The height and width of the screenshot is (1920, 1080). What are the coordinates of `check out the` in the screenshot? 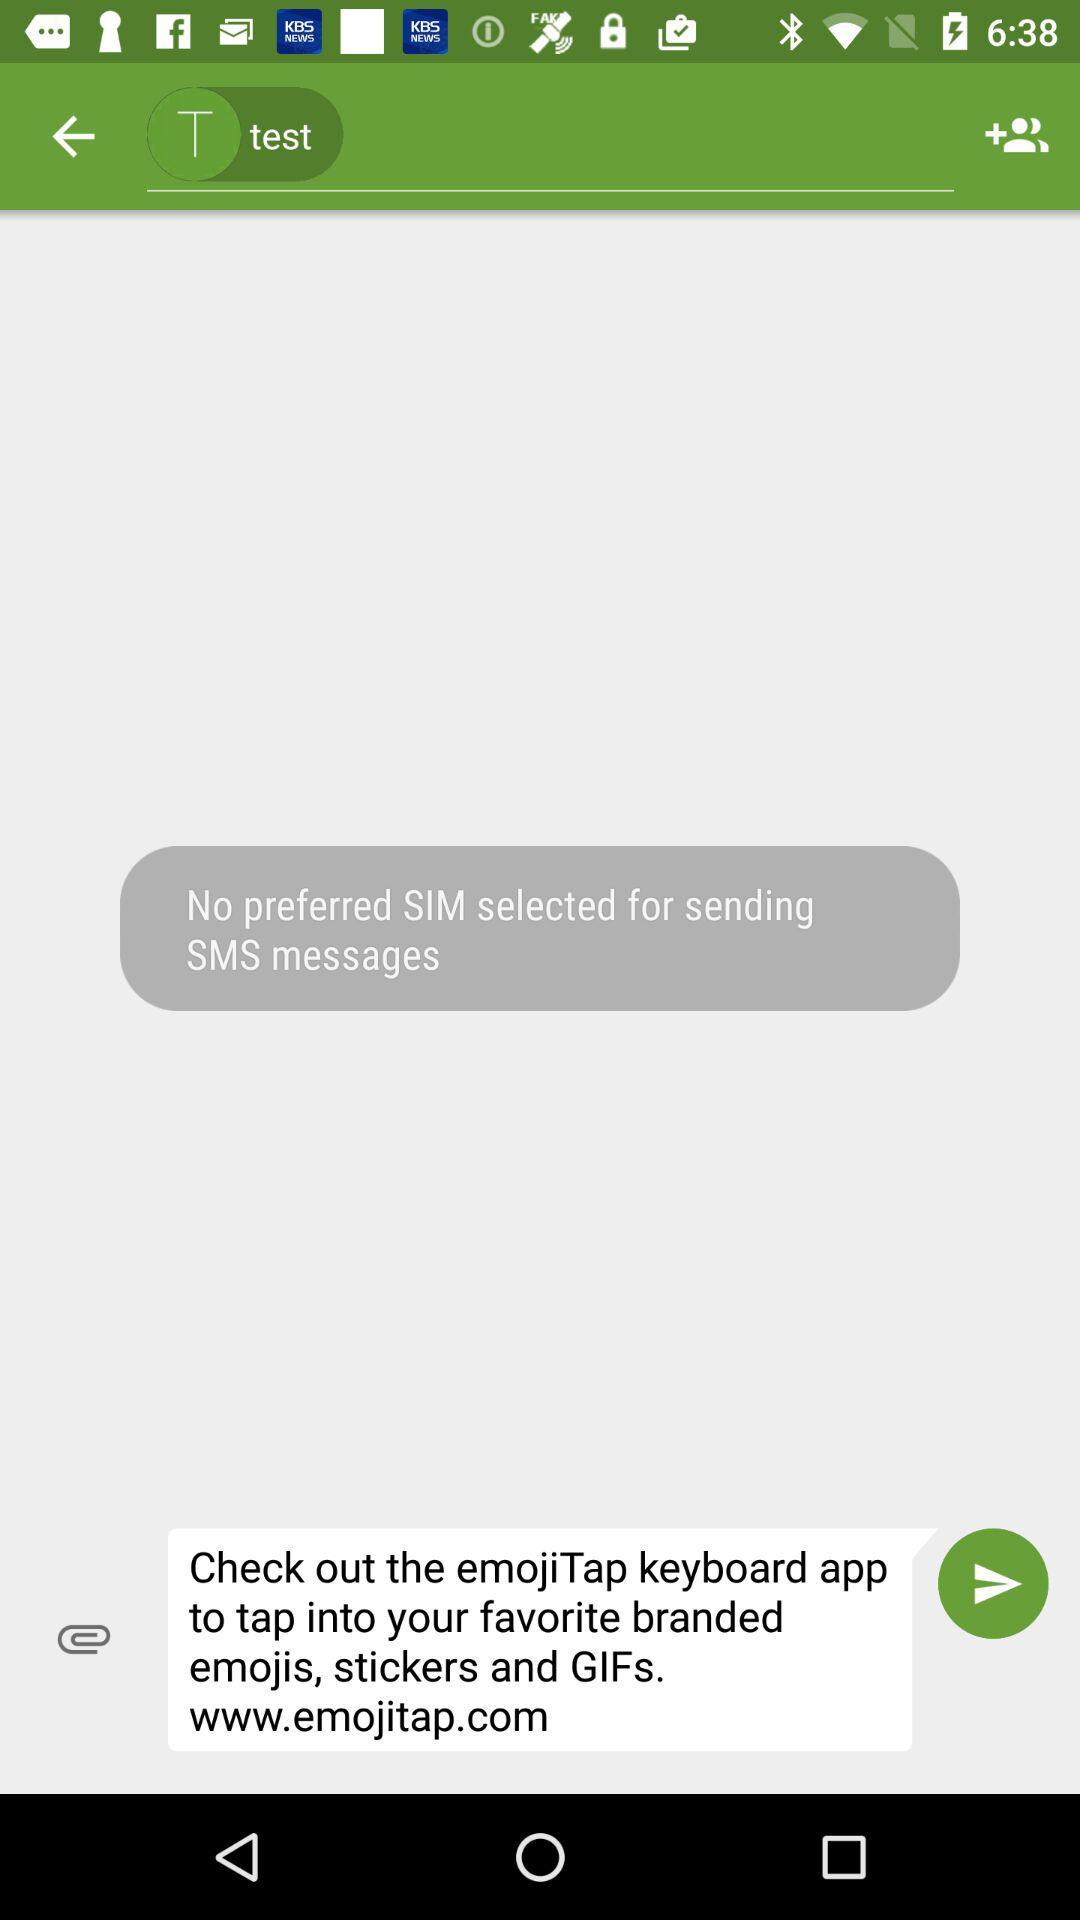 It's located at (553, 1639).